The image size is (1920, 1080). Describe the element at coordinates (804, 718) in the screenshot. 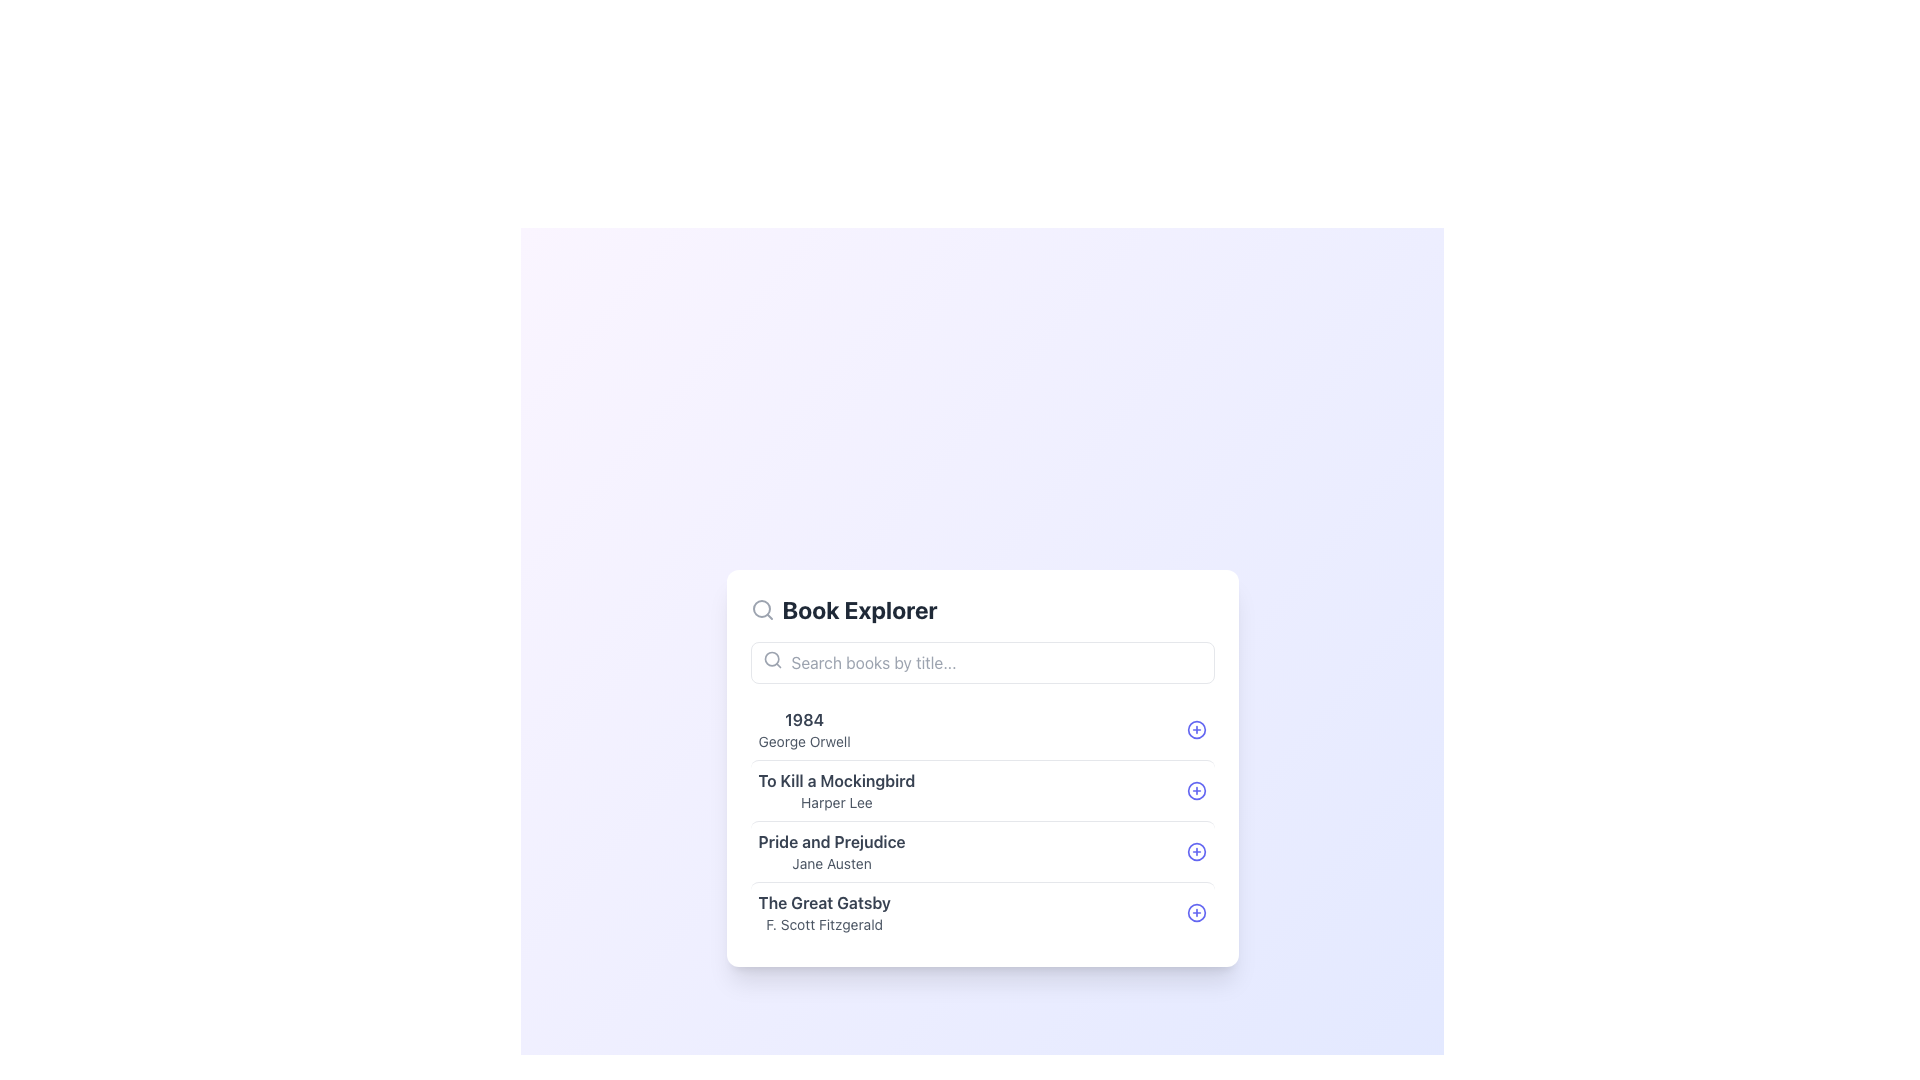

I see `label that identifies the book '1984', which is the title displayed at the top of the book entry in the 'Book Explorer' panel` at that location.